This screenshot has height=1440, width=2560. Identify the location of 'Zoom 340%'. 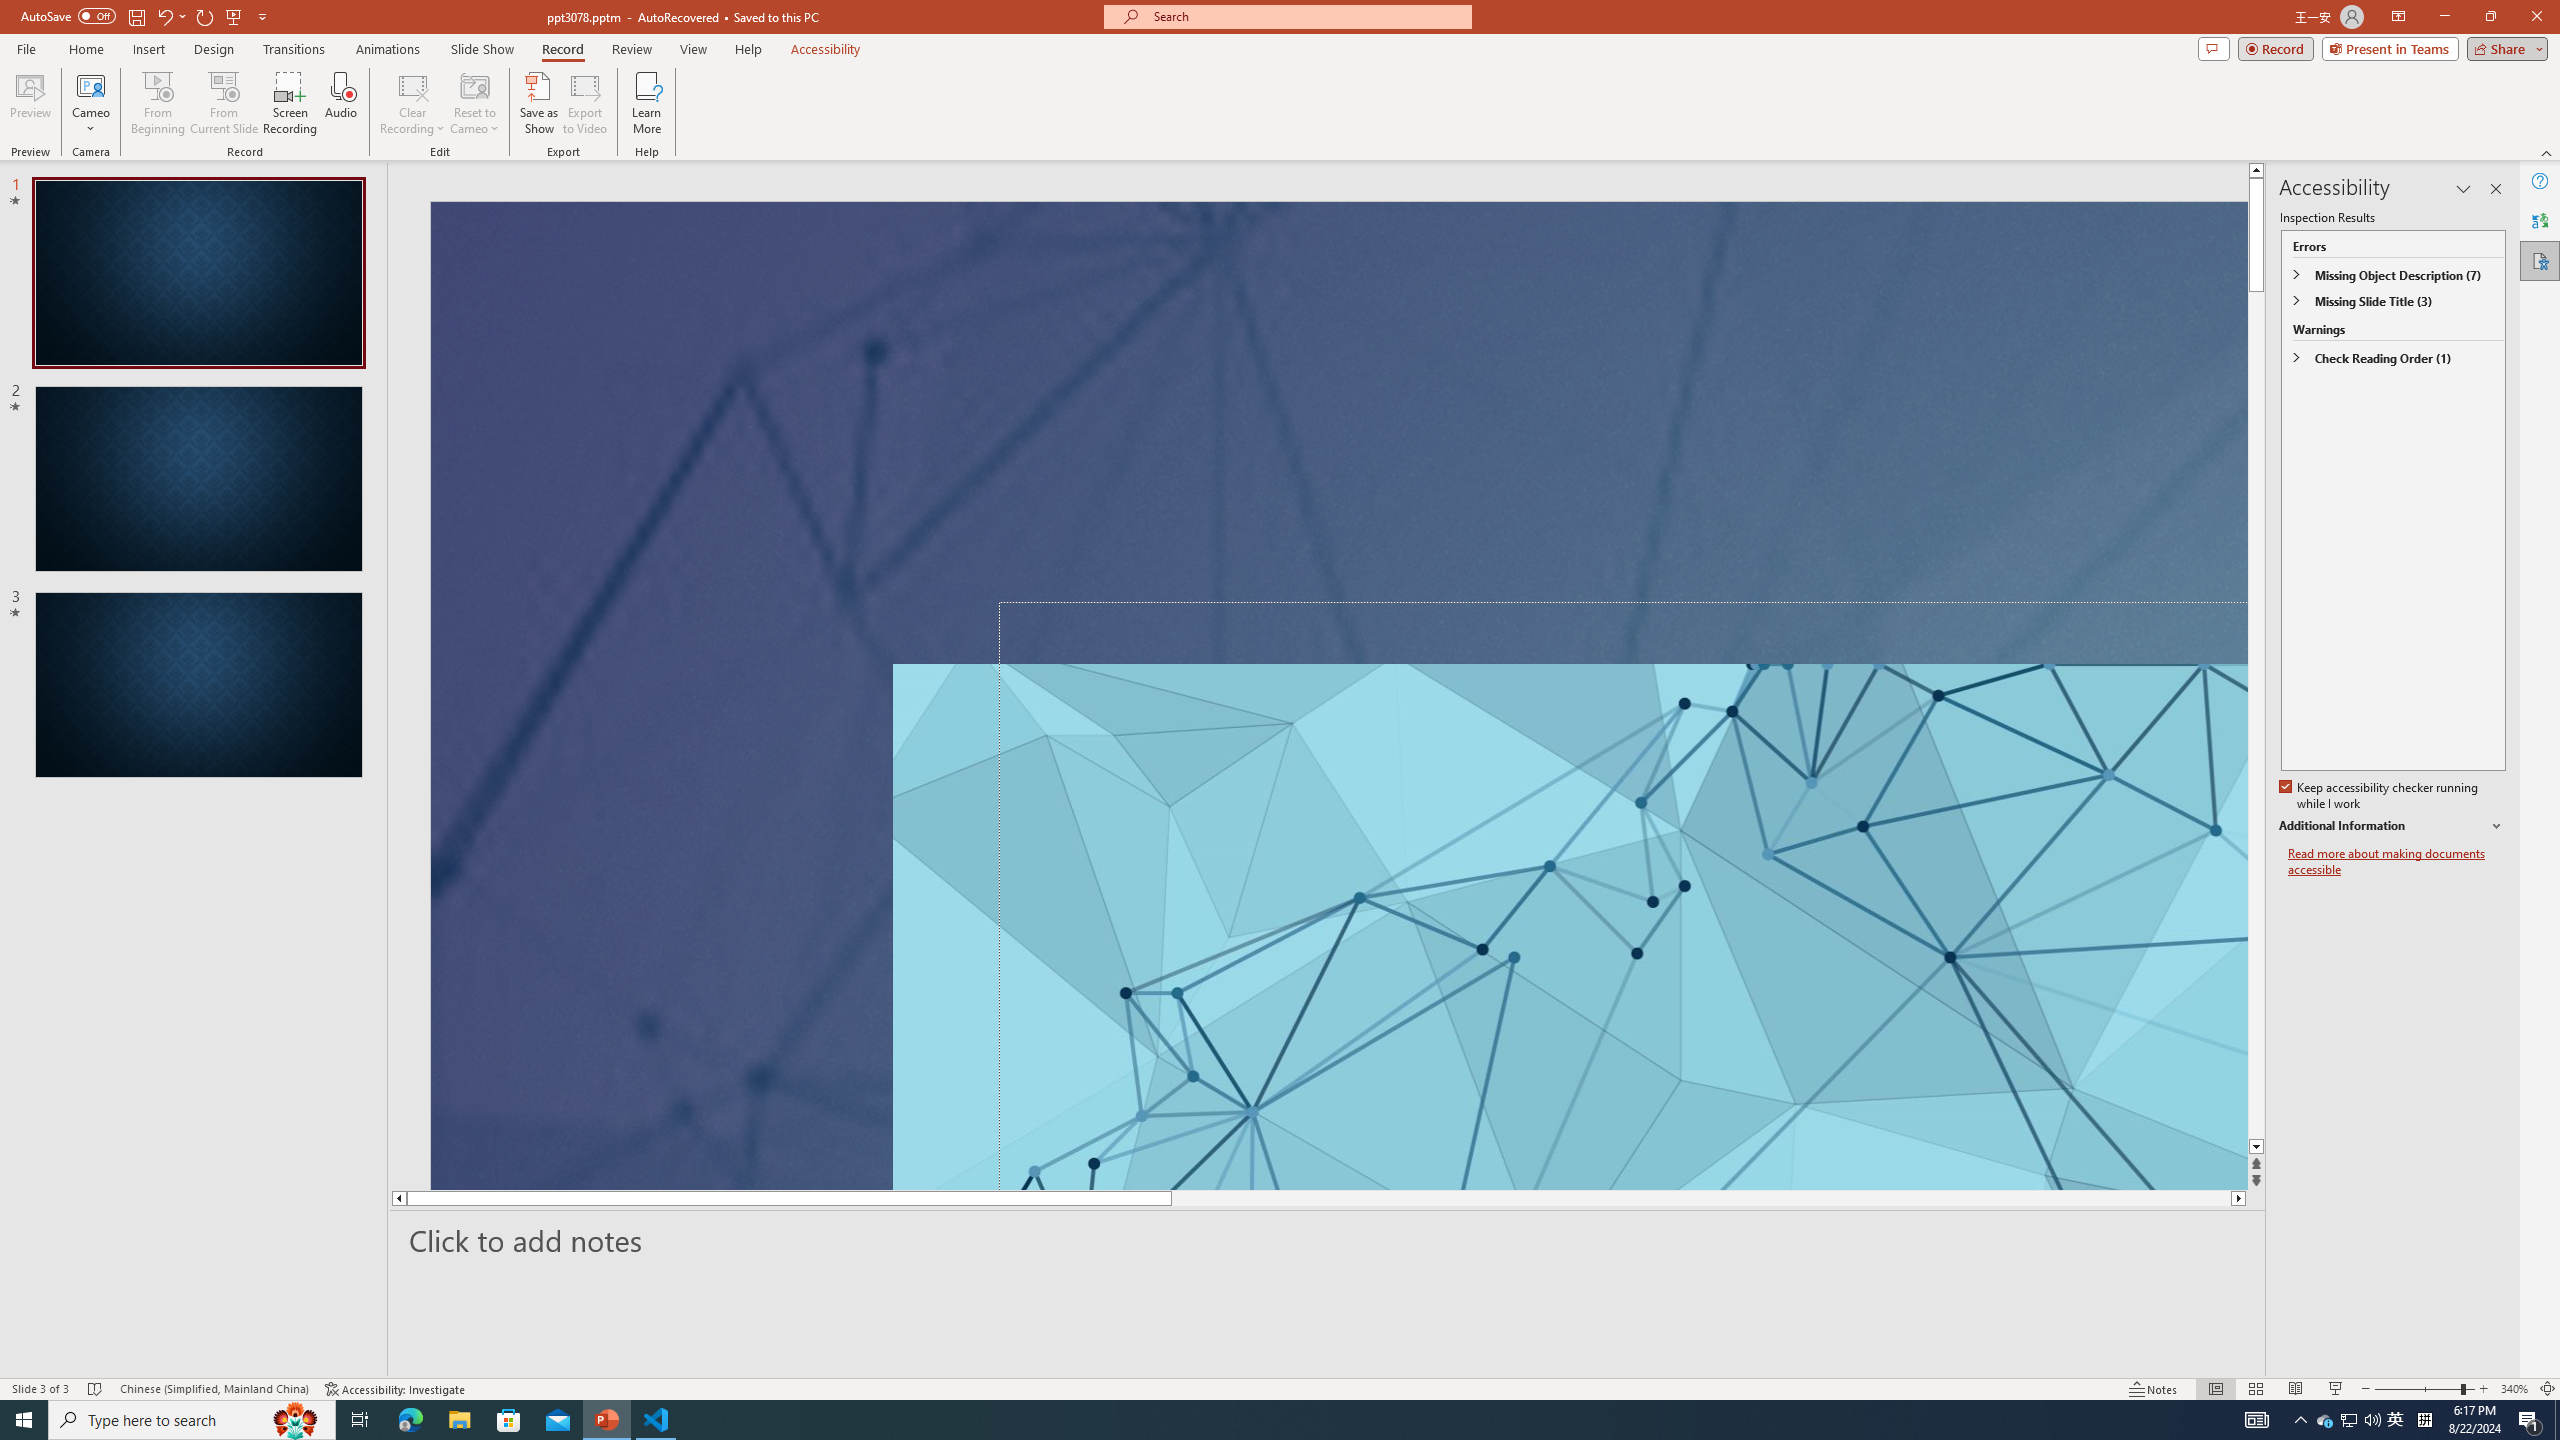
(2515, 1389).